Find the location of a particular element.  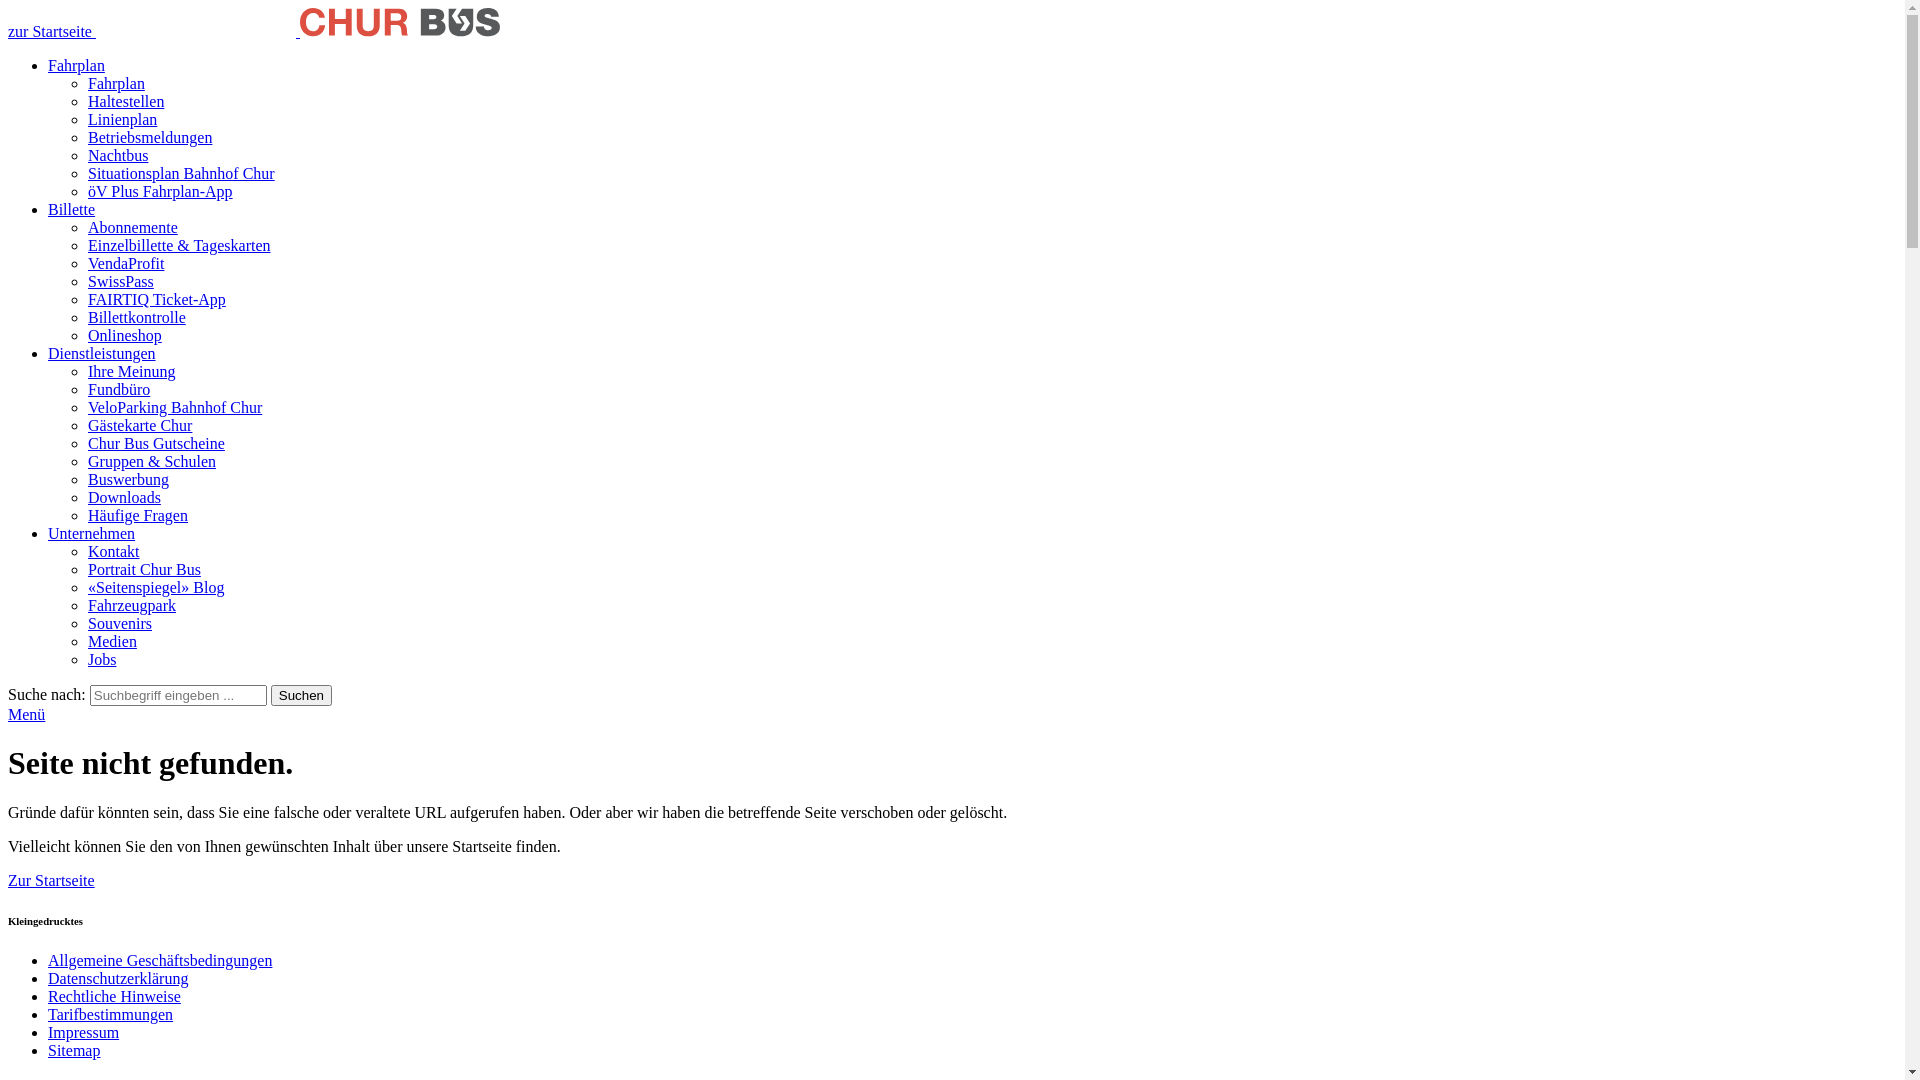

'Impressum' is located at coordinates (82, 1032).